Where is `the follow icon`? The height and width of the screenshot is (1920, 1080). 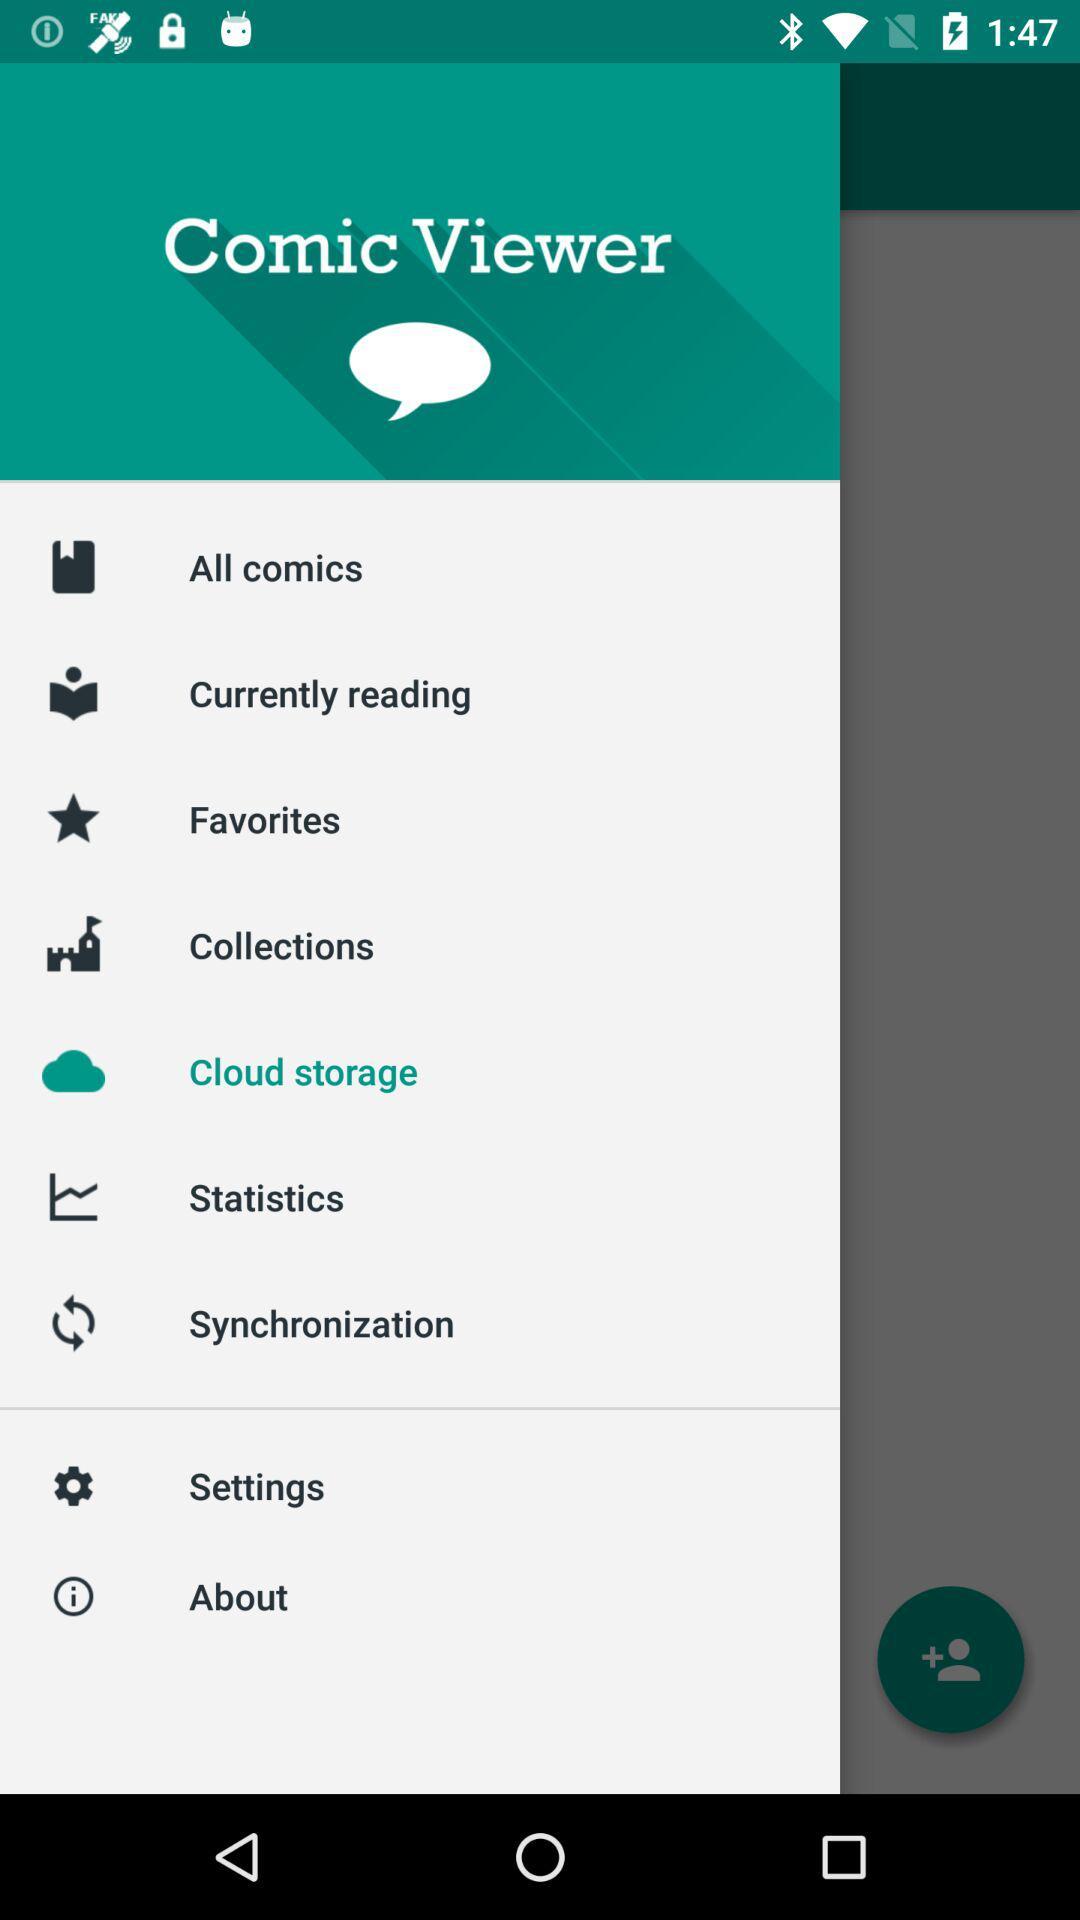 the follow icon is located at coordinates (950, 1659).